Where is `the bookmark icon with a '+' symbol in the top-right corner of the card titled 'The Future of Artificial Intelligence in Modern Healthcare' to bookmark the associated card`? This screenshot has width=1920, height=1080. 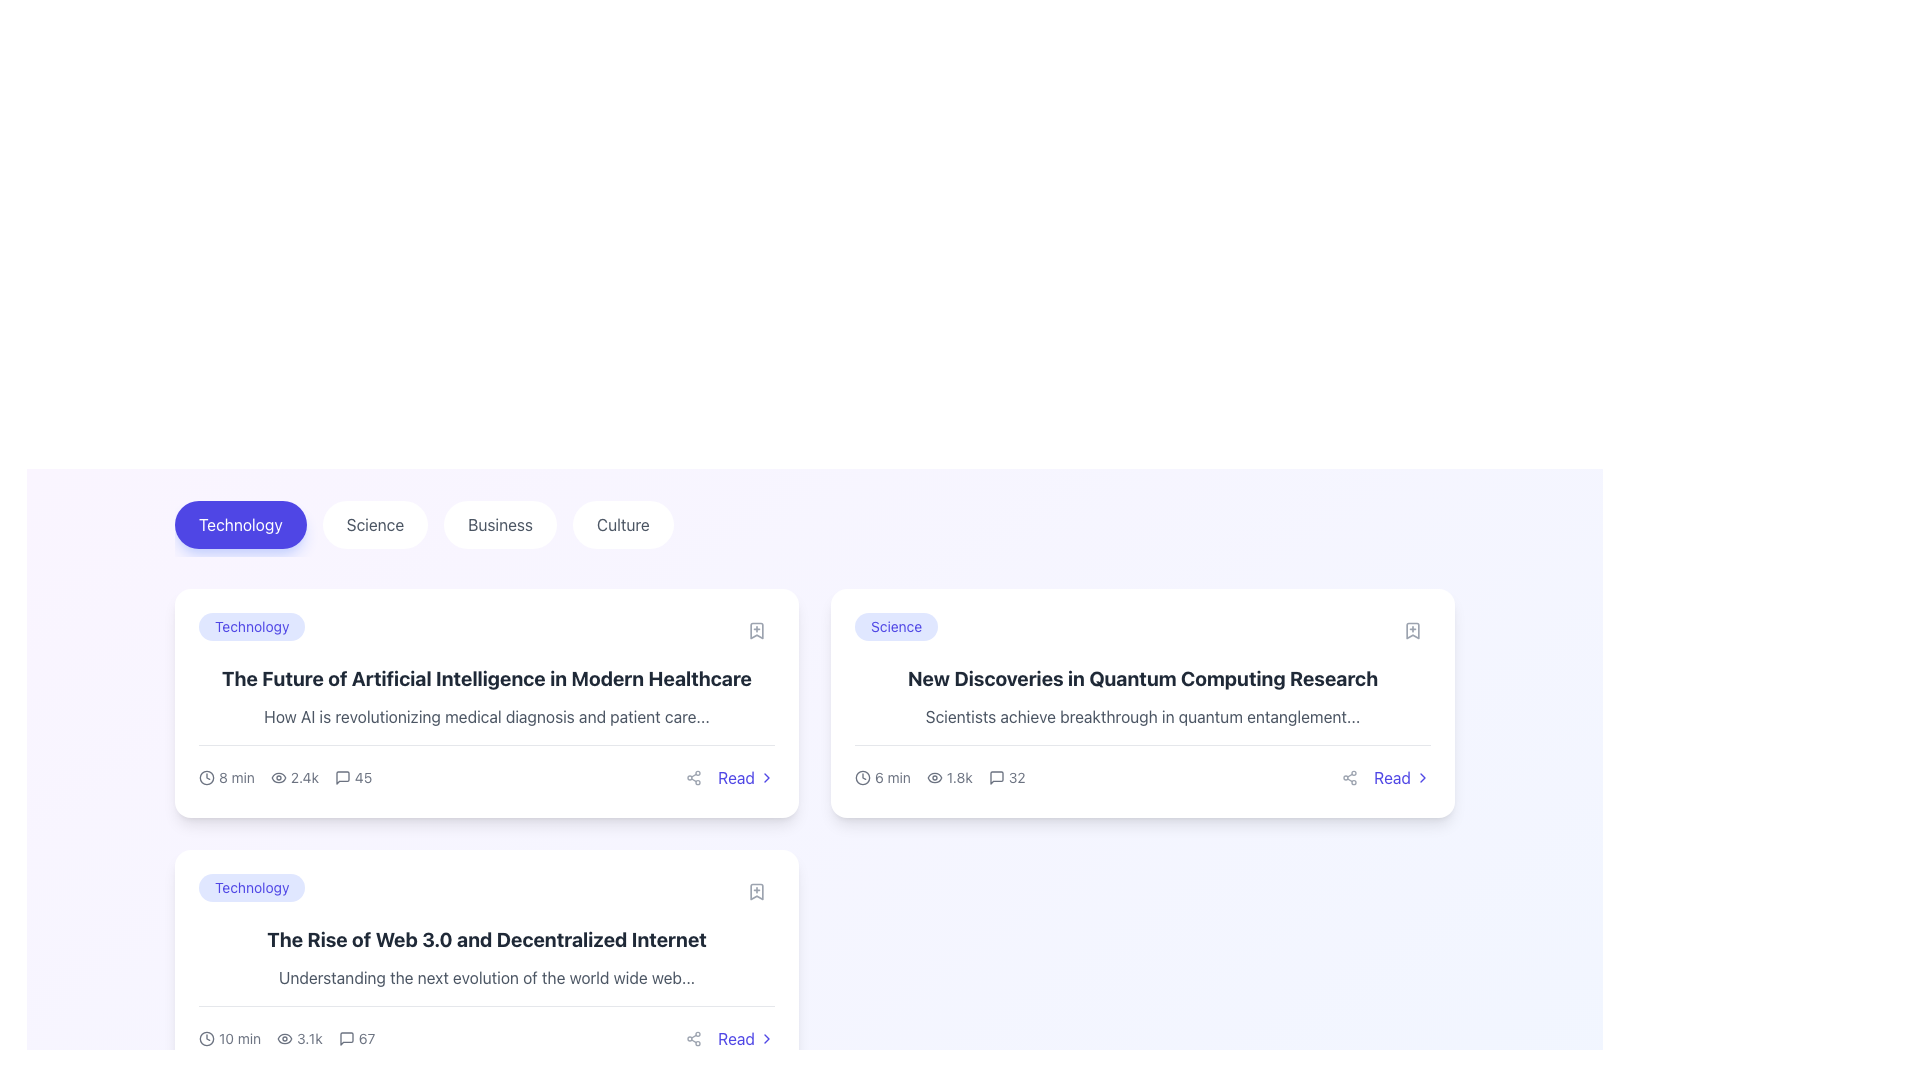
the bookmark icon with a '+' symbol in the top-right corner of the card titled 'The Future of Artificial Intelligence in Modern Healthcare' to bookmark the associated card is located at coordinates (756, 631).